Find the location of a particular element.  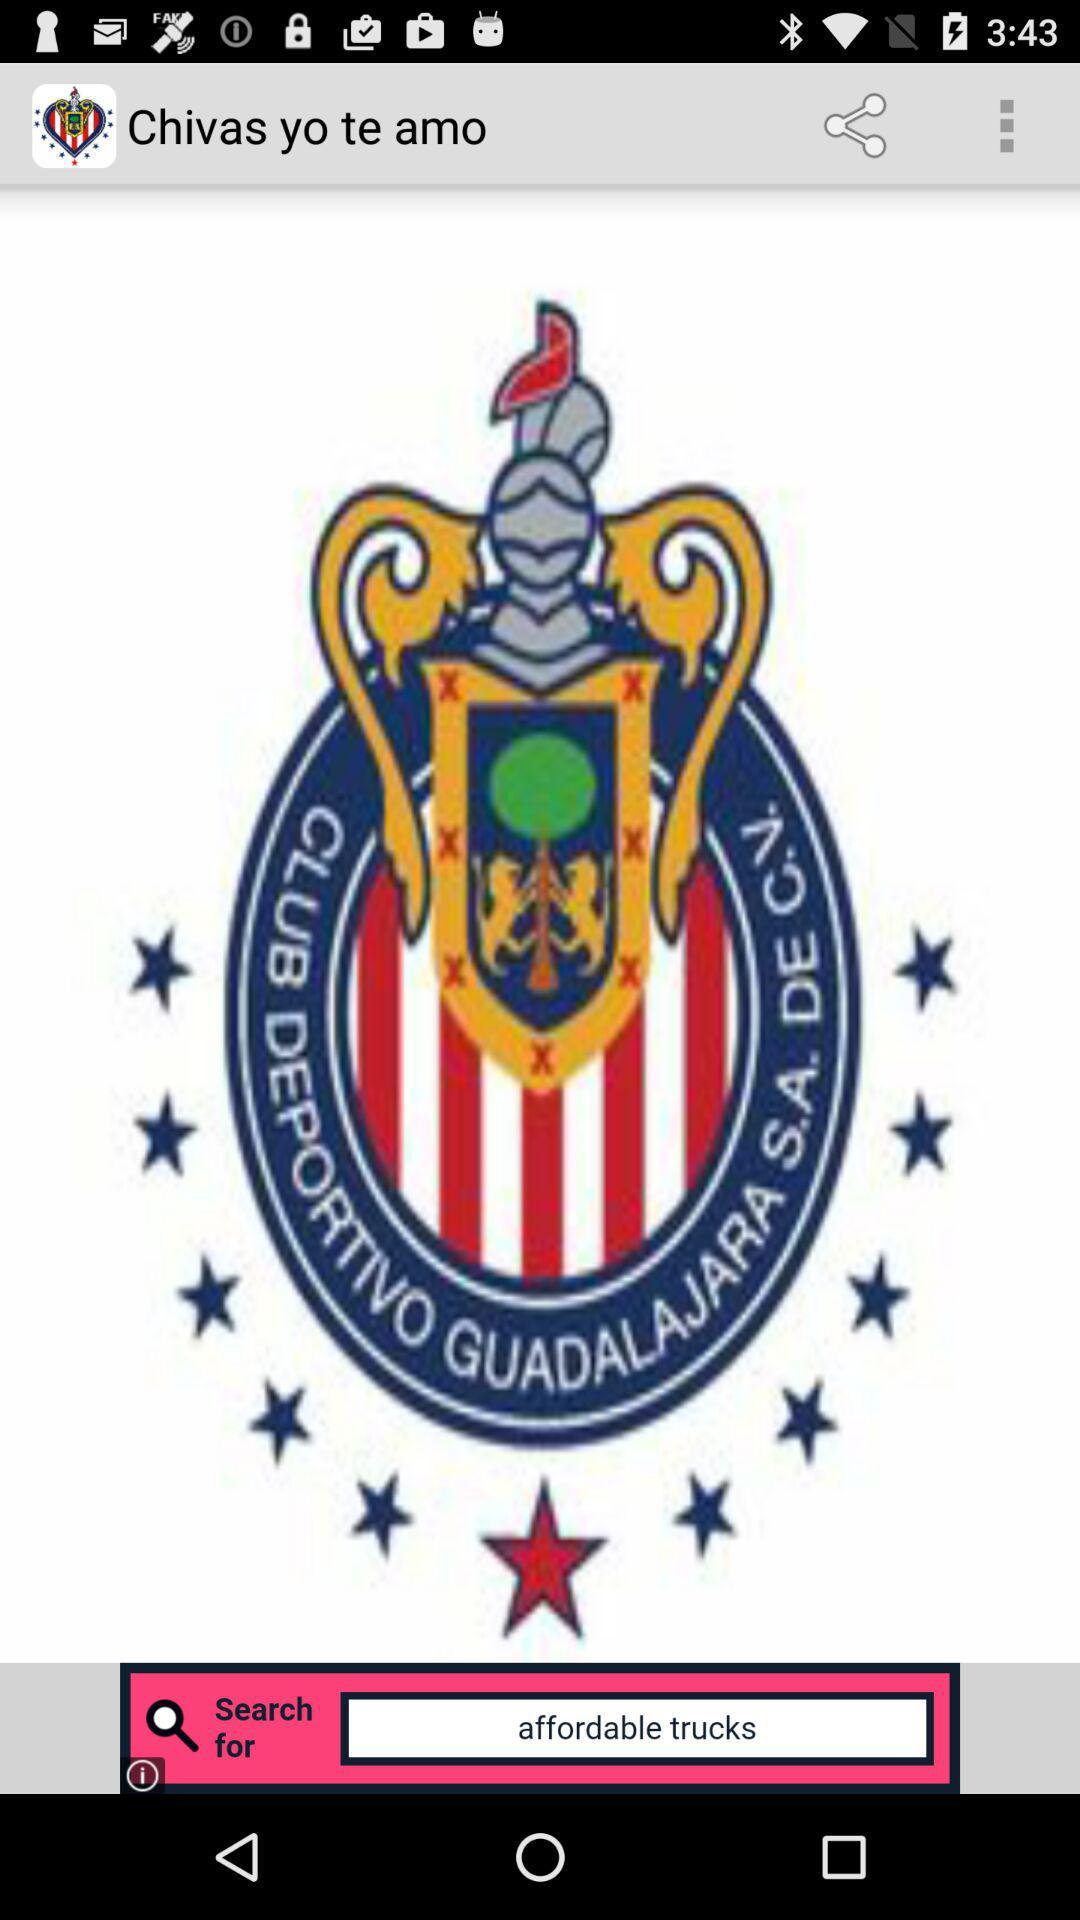

the item next to chivas yo te item is located at coordinates (858, 124).